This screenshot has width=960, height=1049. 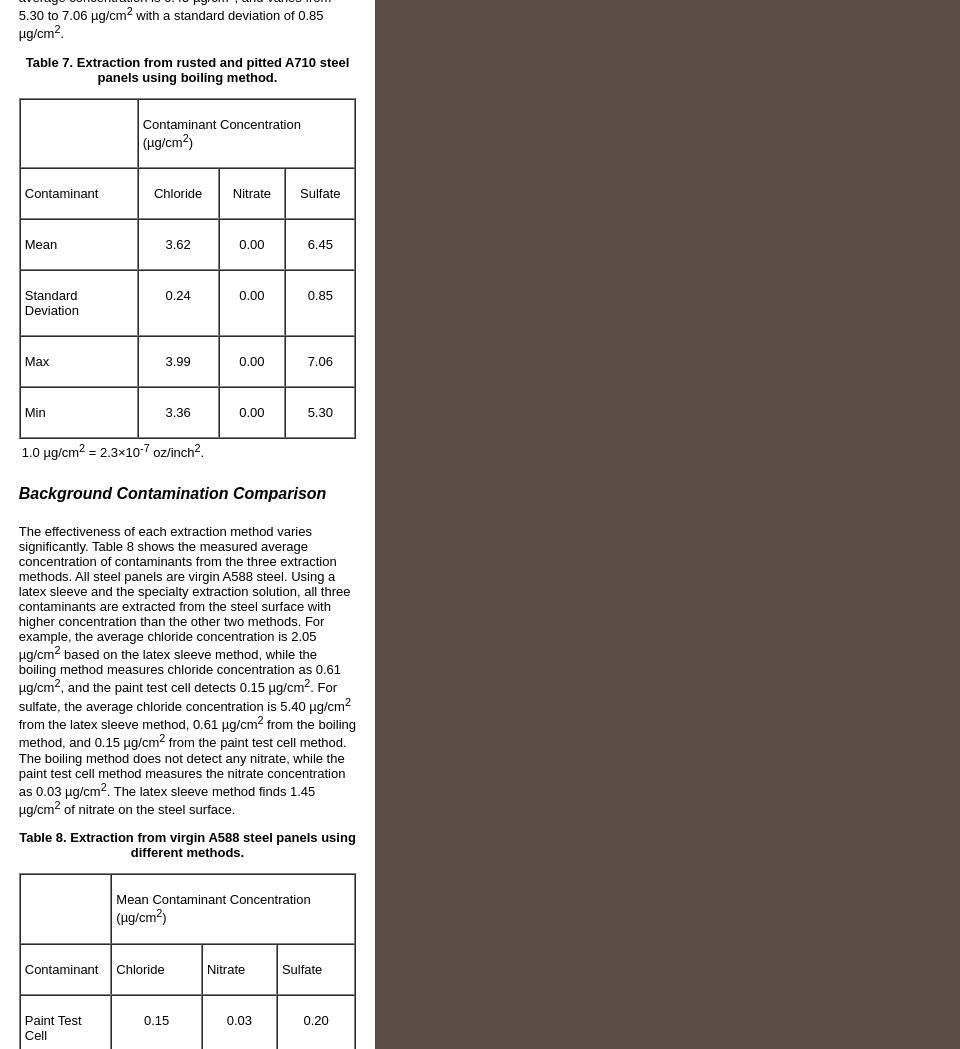 I want to click on 'Background Contamination Comparison', so click(x=16, y=491).